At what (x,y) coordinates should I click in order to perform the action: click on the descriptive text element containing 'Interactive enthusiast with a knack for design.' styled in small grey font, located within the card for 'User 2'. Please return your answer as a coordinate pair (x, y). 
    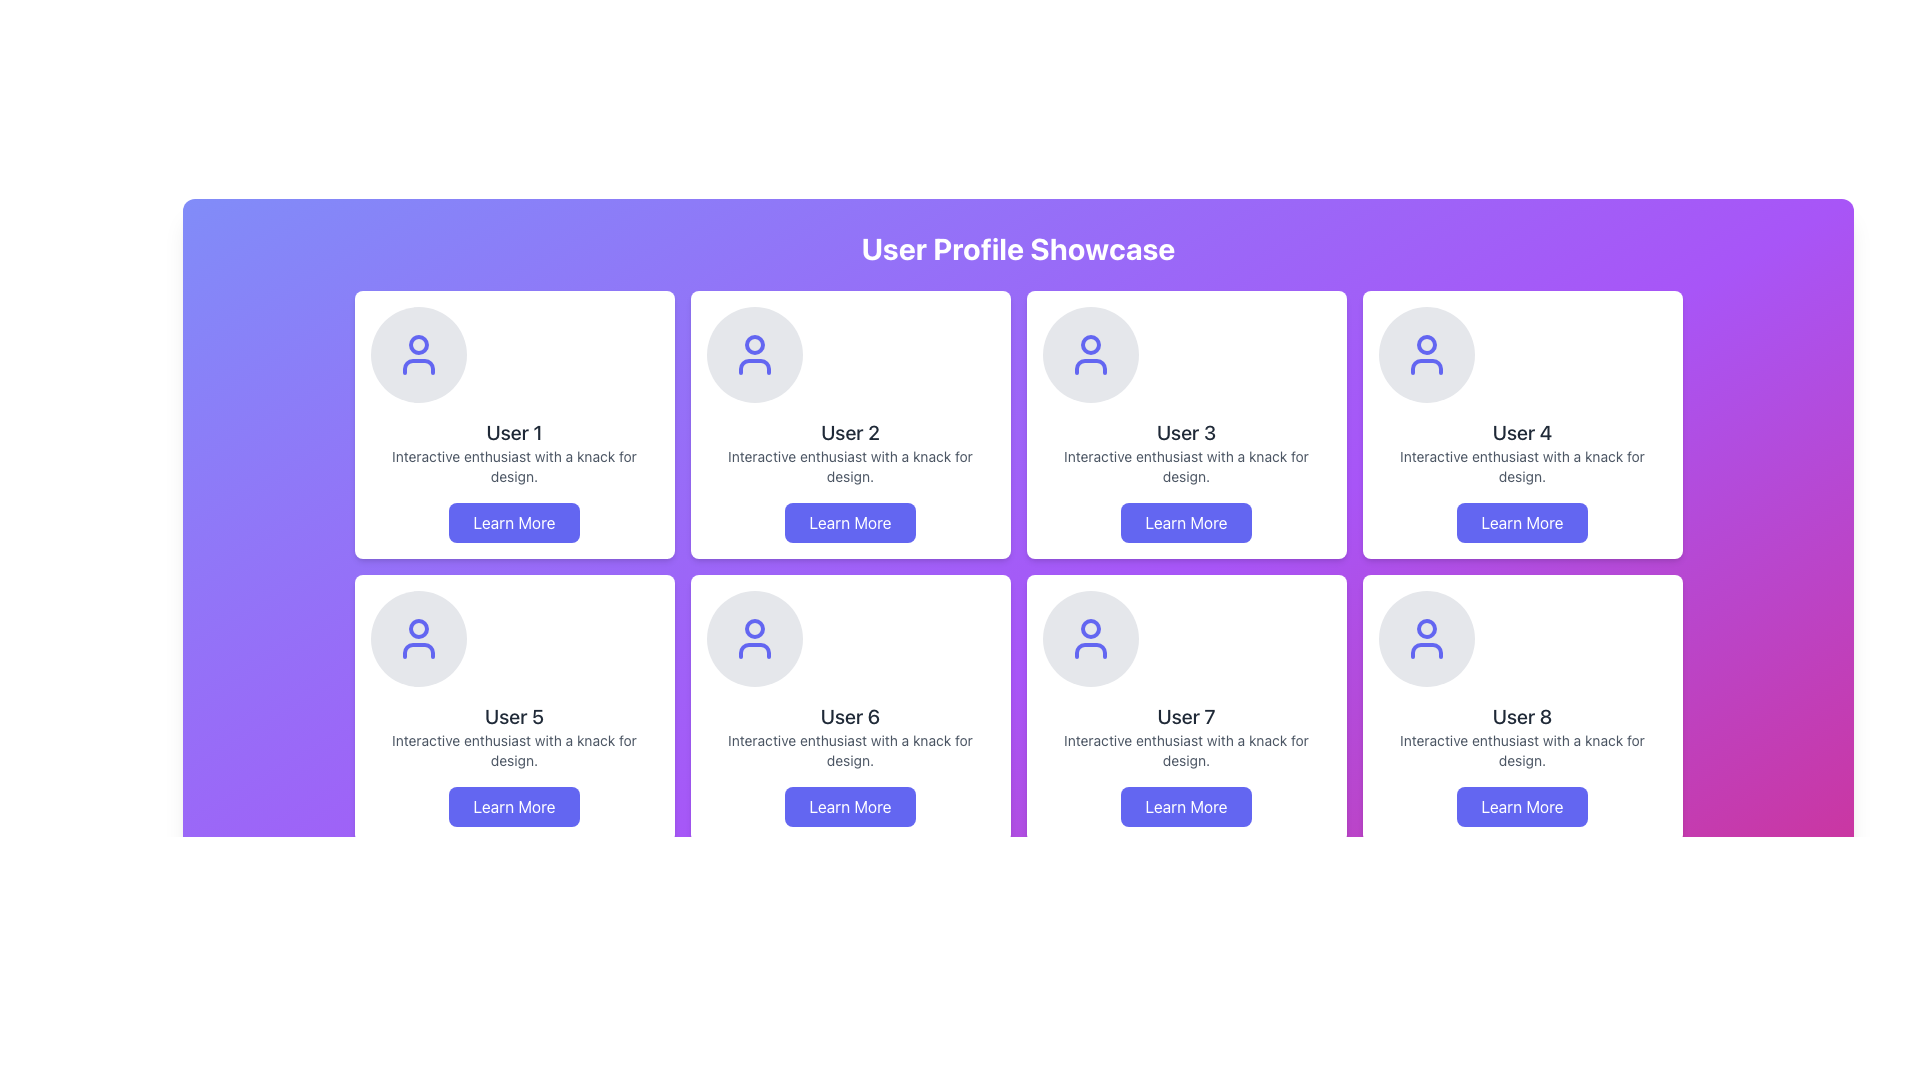
    Looking at the image, I should click on (850, 466).